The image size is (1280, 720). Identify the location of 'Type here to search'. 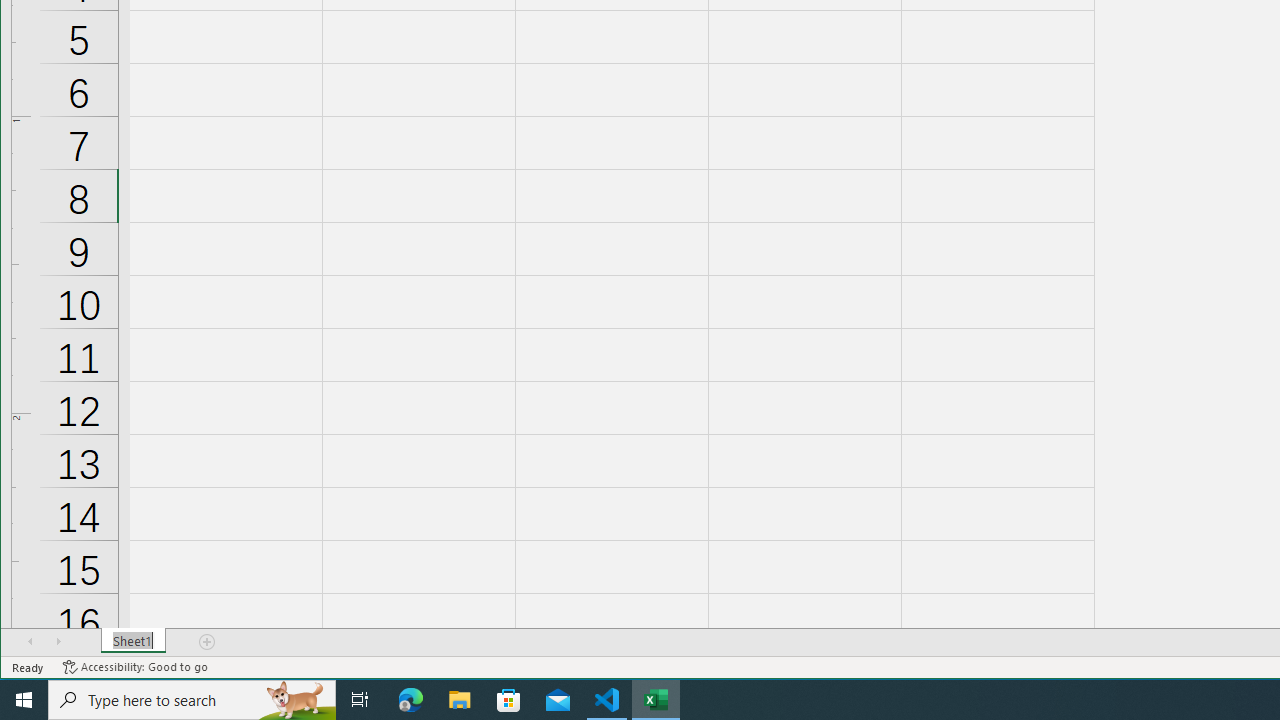
(192, 698).